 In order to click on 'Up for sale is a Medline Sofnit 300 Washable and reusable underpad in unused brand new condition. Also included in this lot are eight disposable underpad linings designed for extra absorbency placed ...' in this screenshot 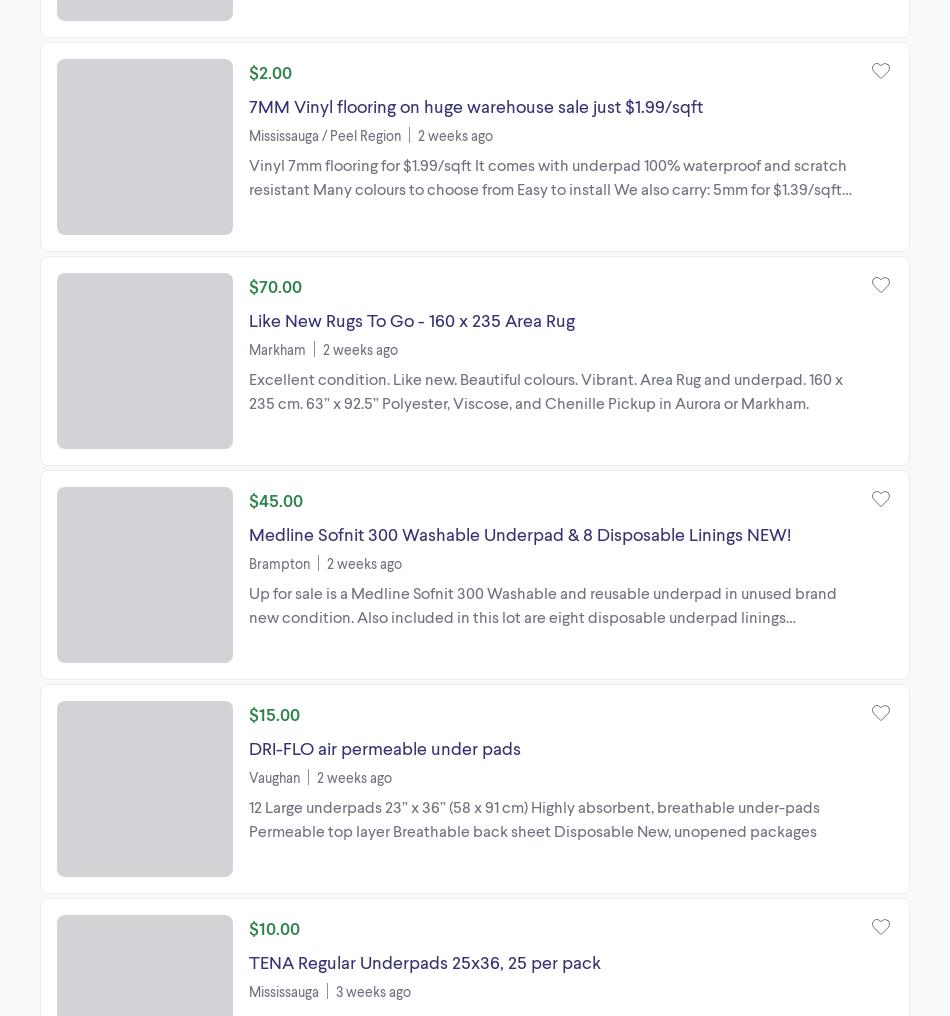, I will do `click(543, 615)`.